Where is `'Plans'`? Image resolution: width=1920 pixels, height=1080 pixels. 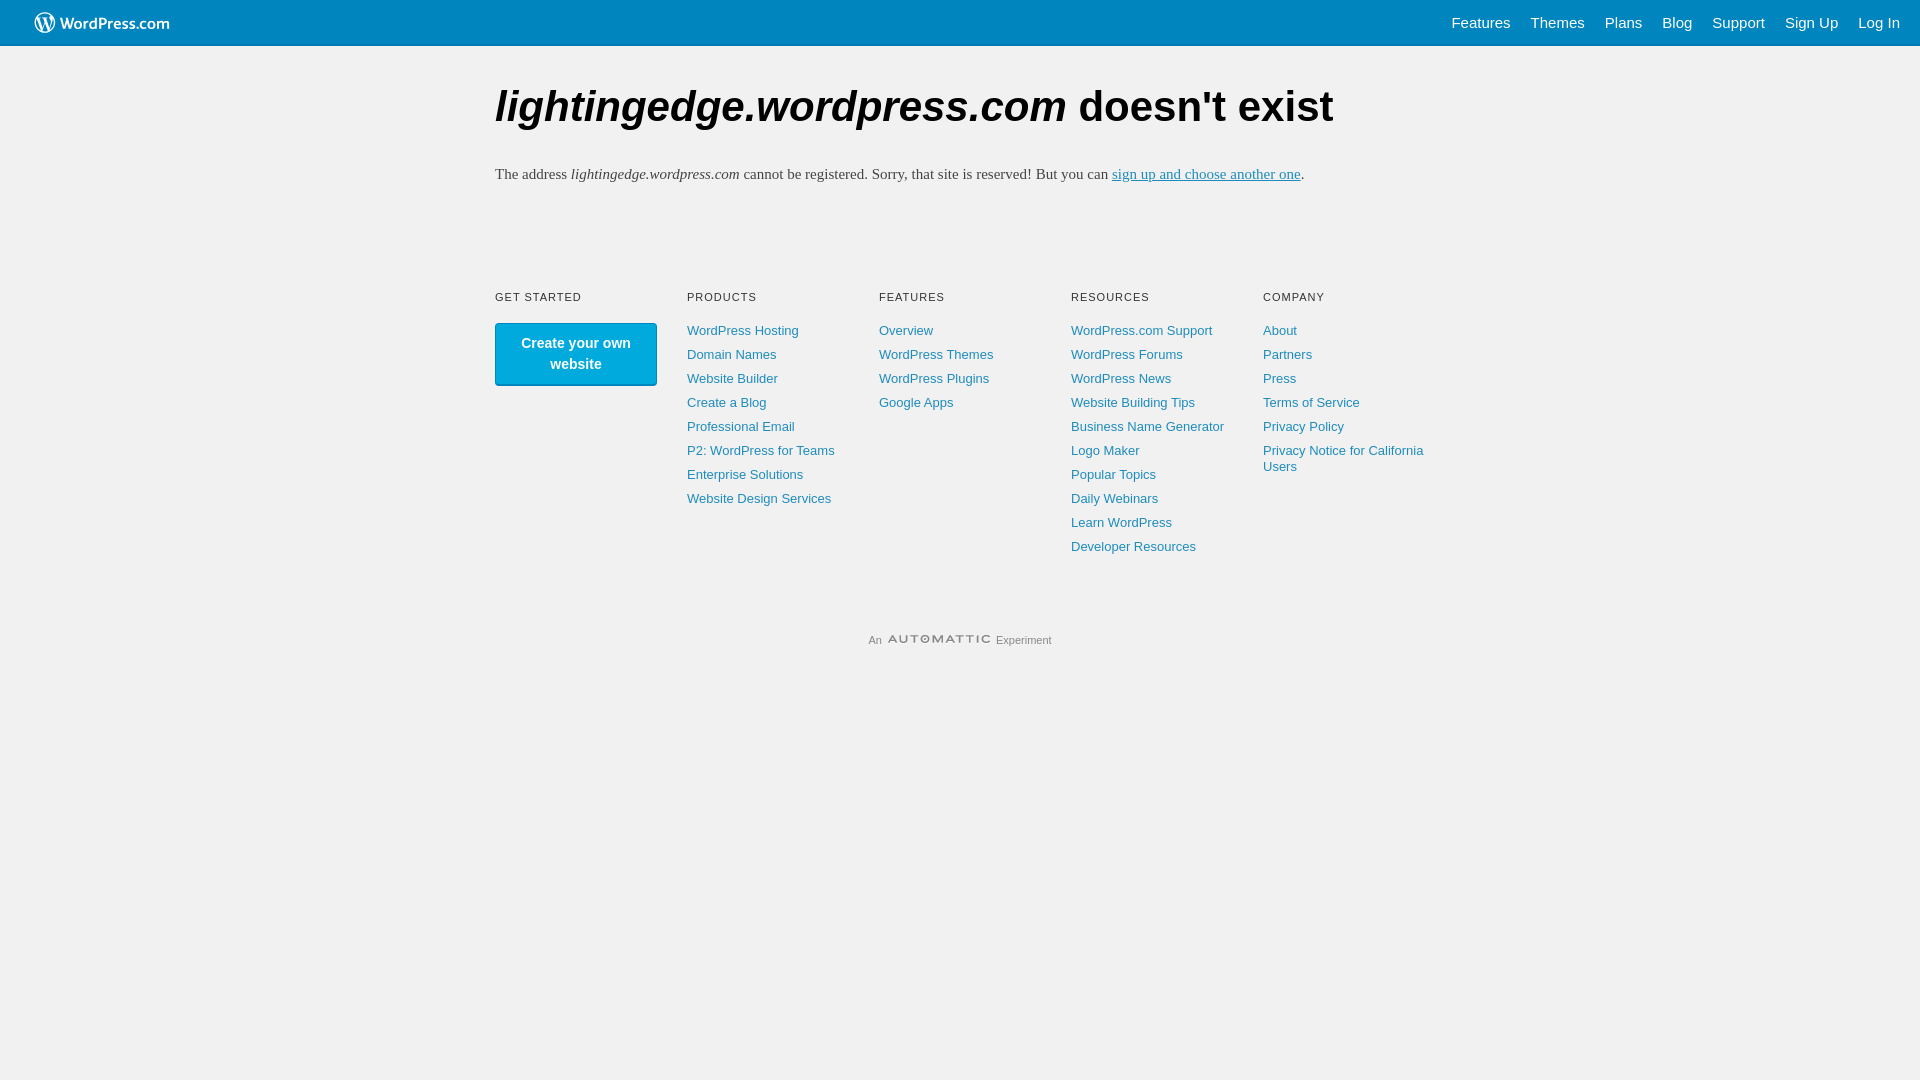 'Plans' is located at coordinates (1623, 23).